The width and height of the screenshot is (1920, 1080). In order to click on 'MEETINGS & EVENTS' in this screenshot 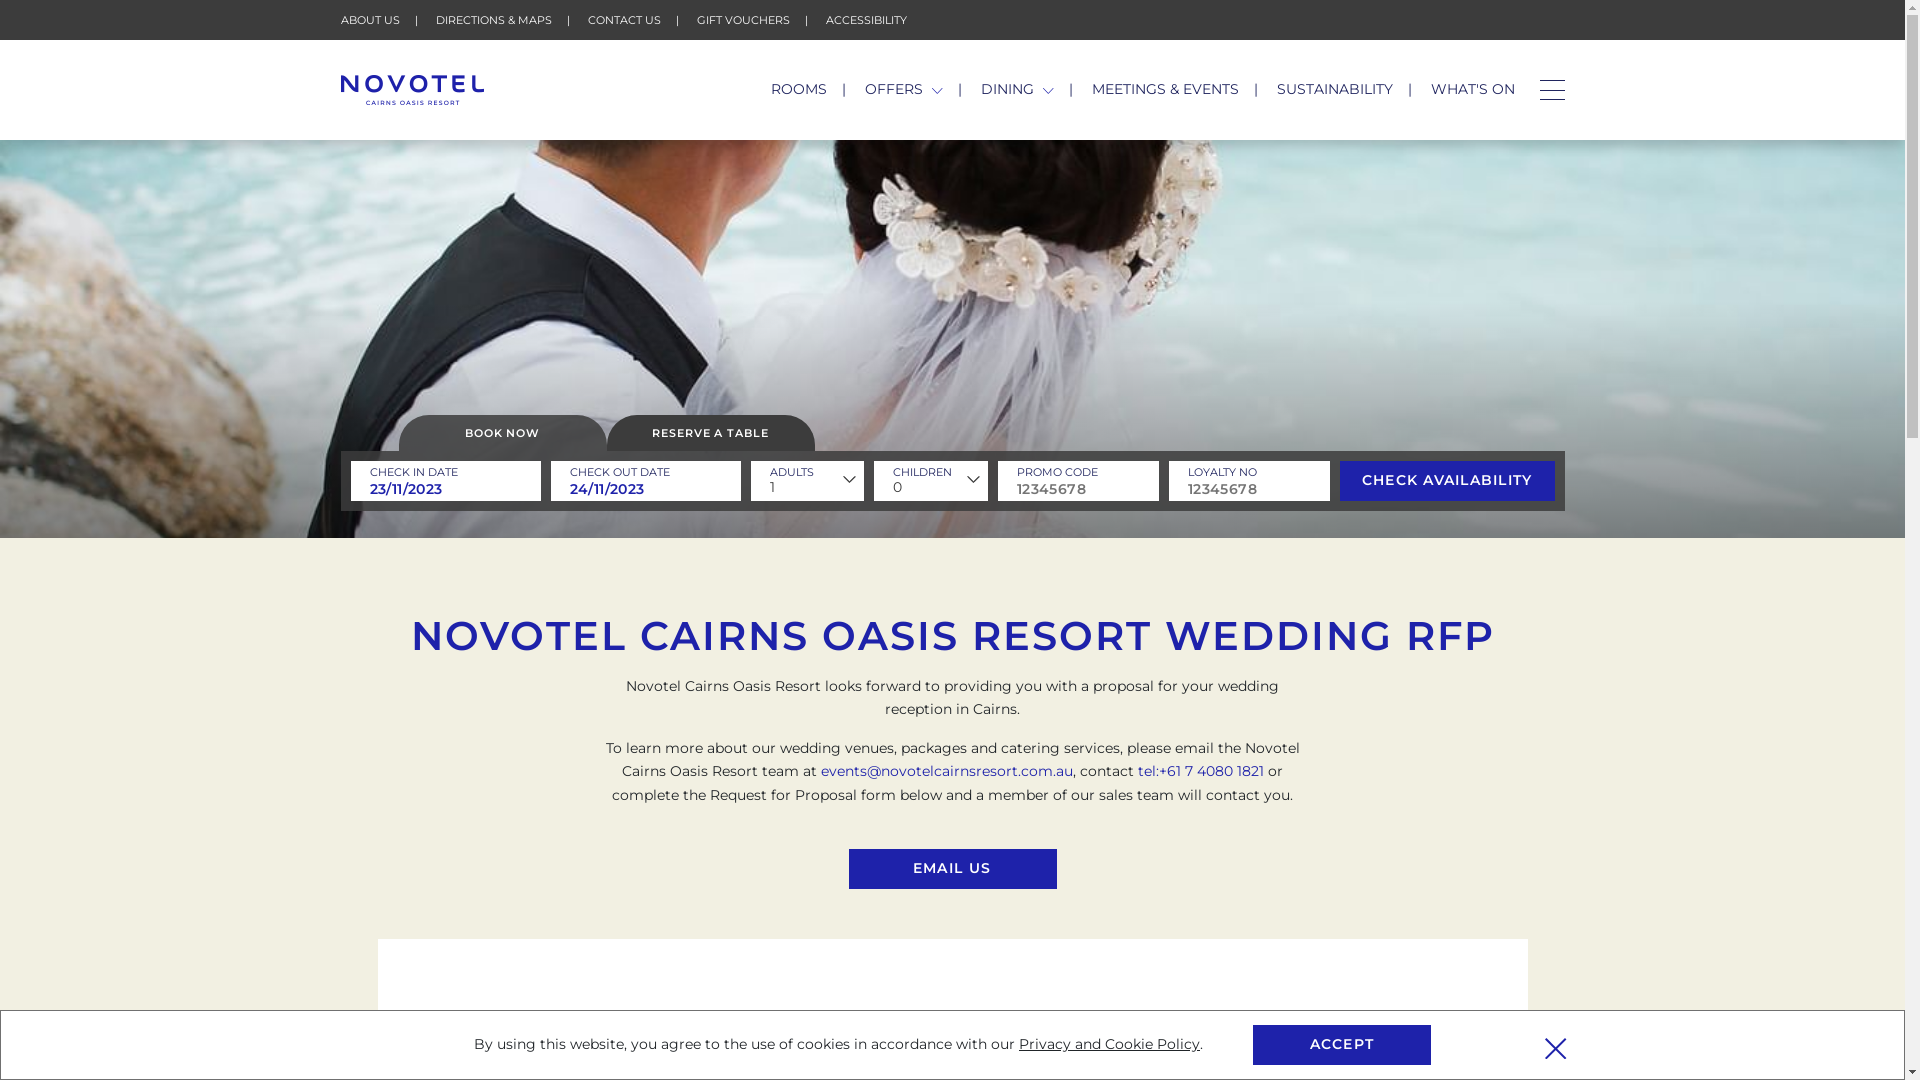, I will do `click(1165, 88)`.